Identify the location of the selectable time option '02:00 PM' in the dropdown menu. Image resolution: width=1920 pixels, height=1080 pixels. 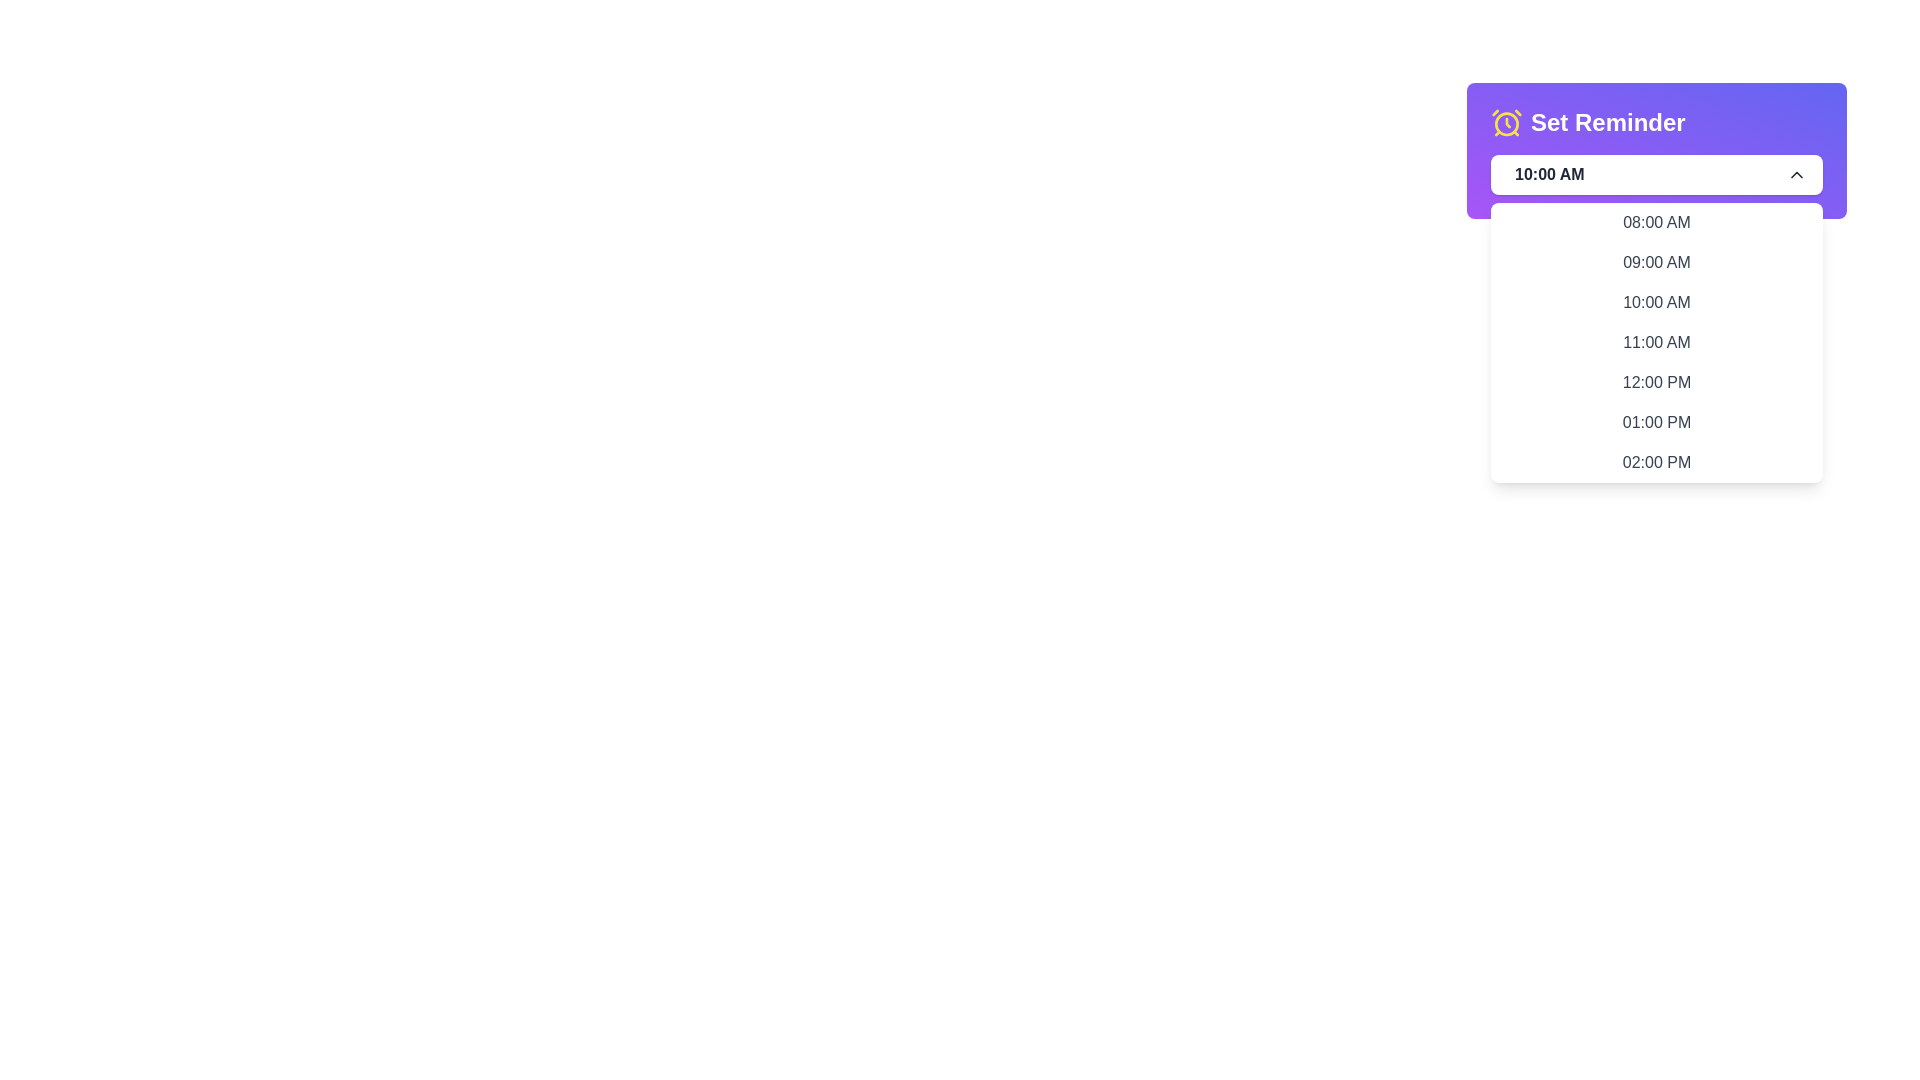
(1656, 462).